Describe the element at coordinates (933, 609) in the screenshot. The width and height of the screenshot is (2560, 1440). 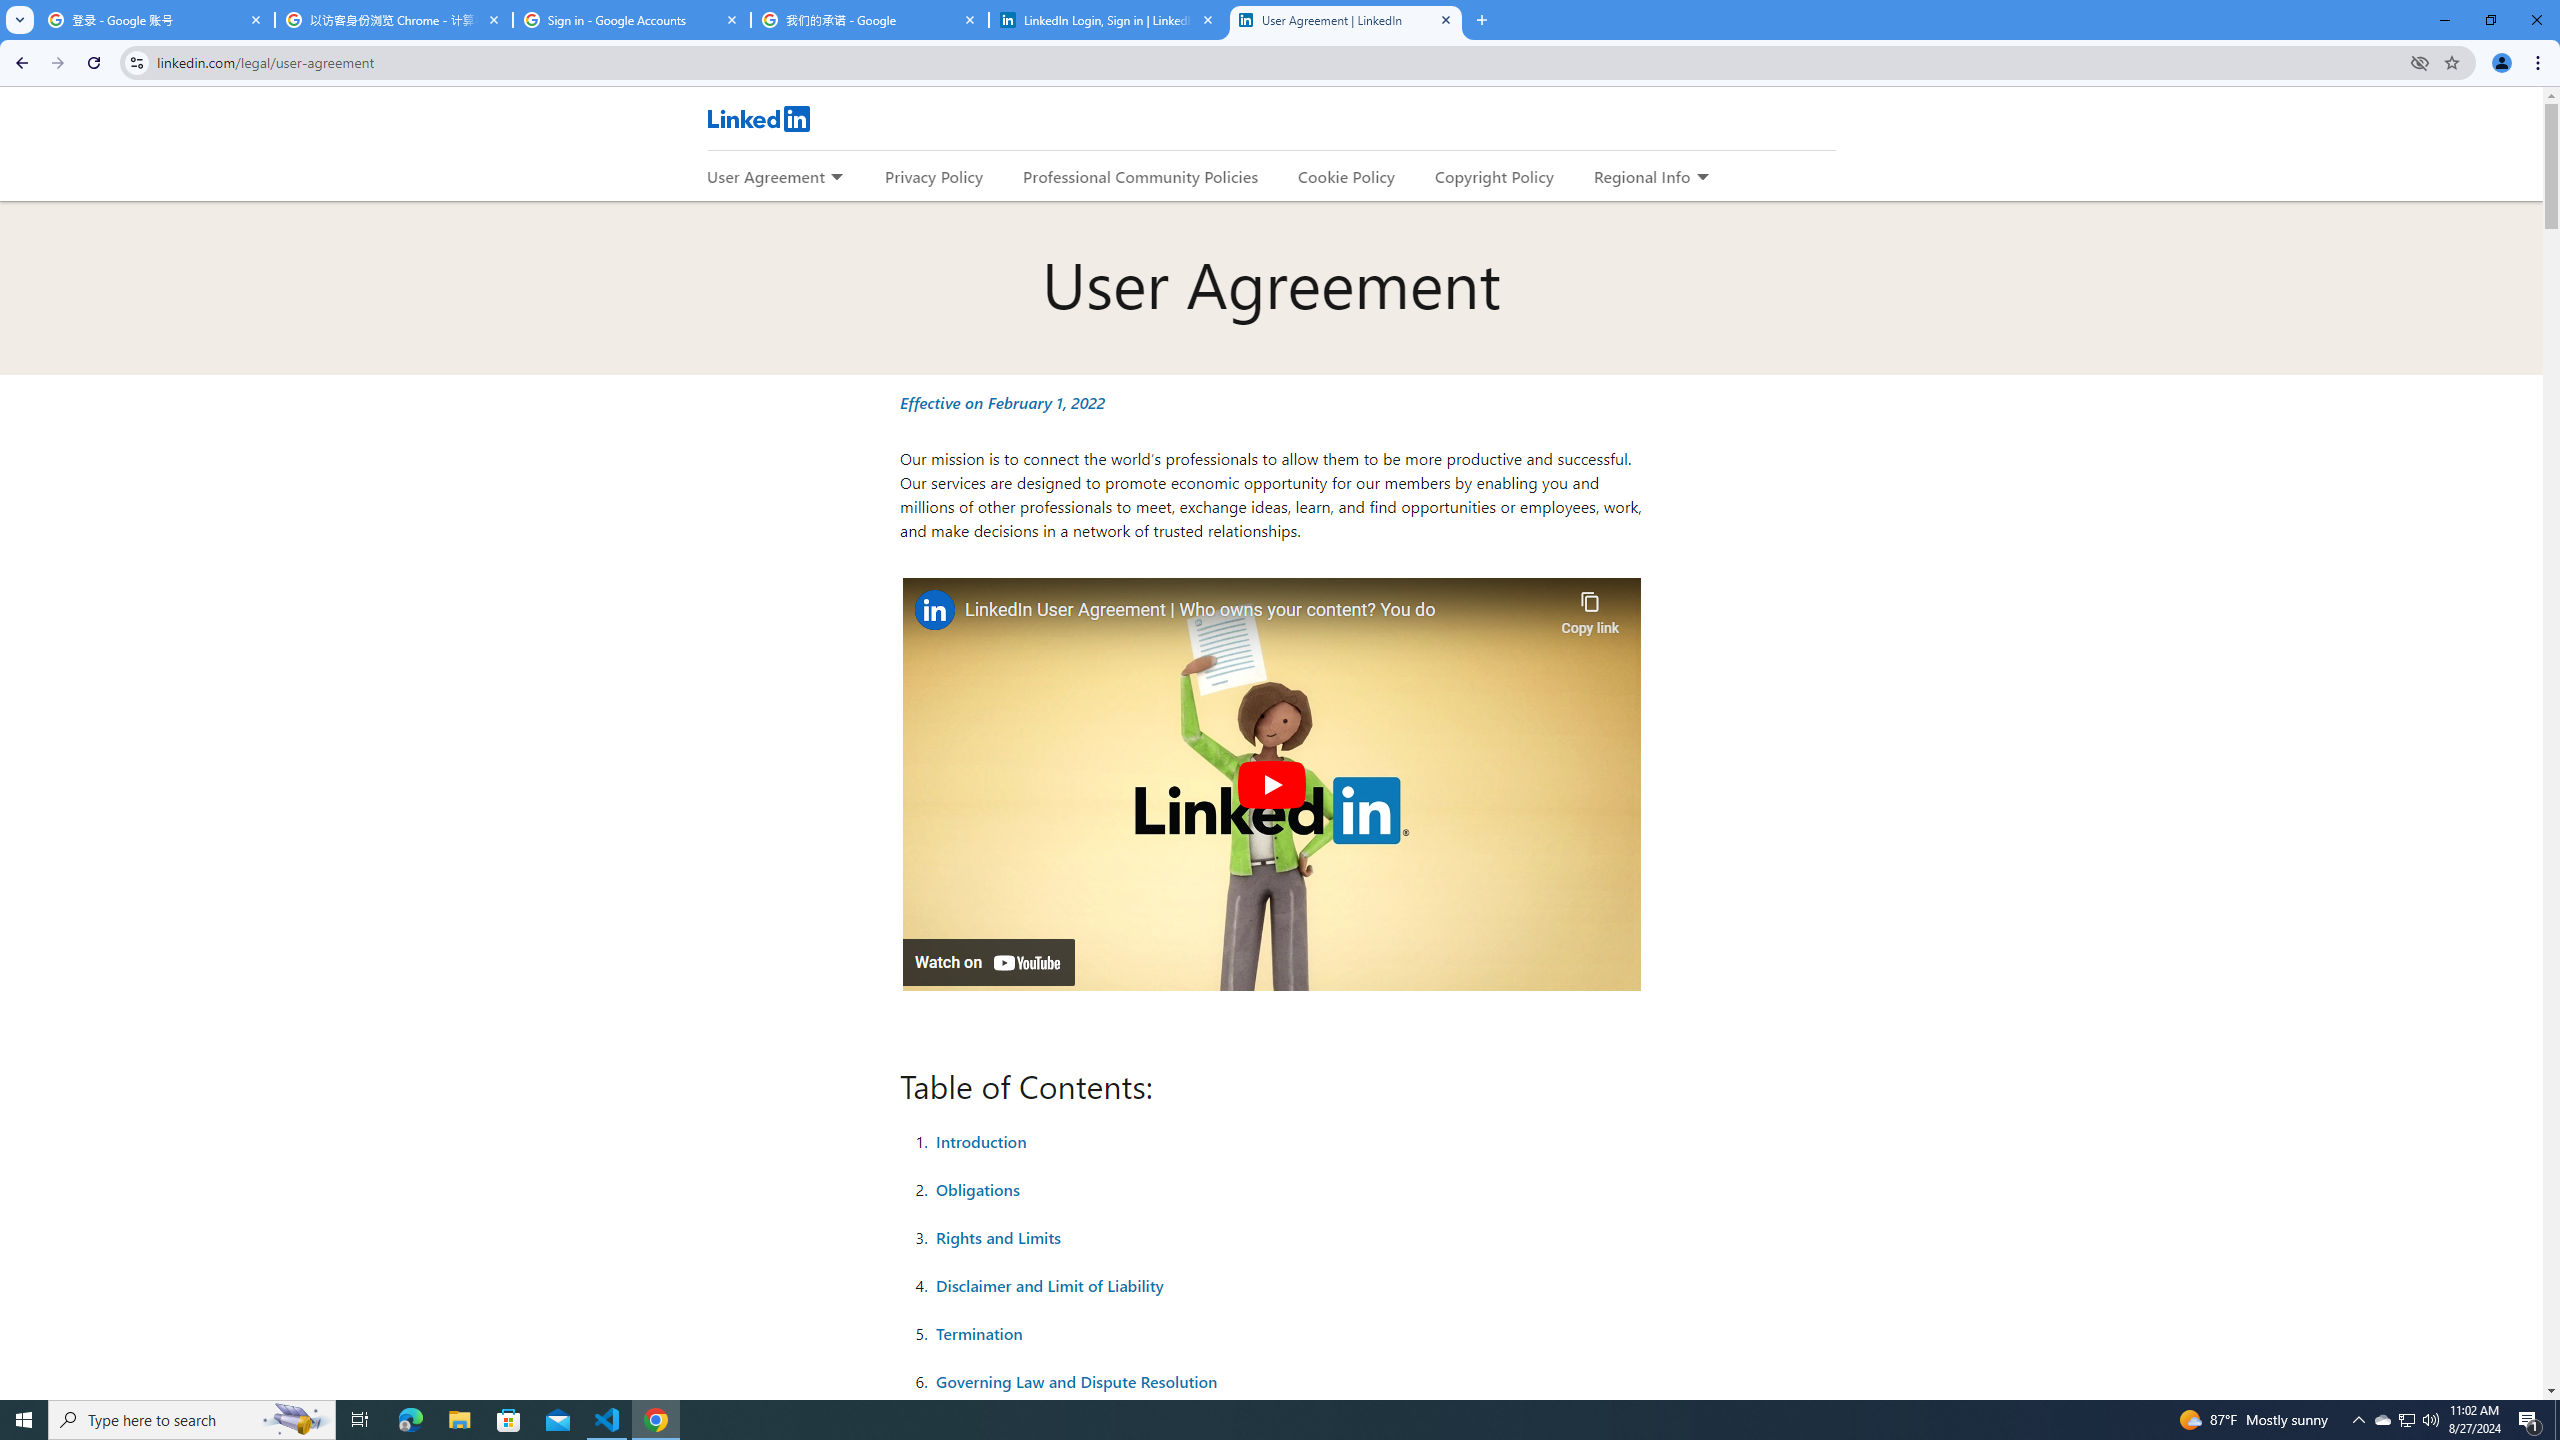
I see `'Photo image of LinkedIn'` at that location.